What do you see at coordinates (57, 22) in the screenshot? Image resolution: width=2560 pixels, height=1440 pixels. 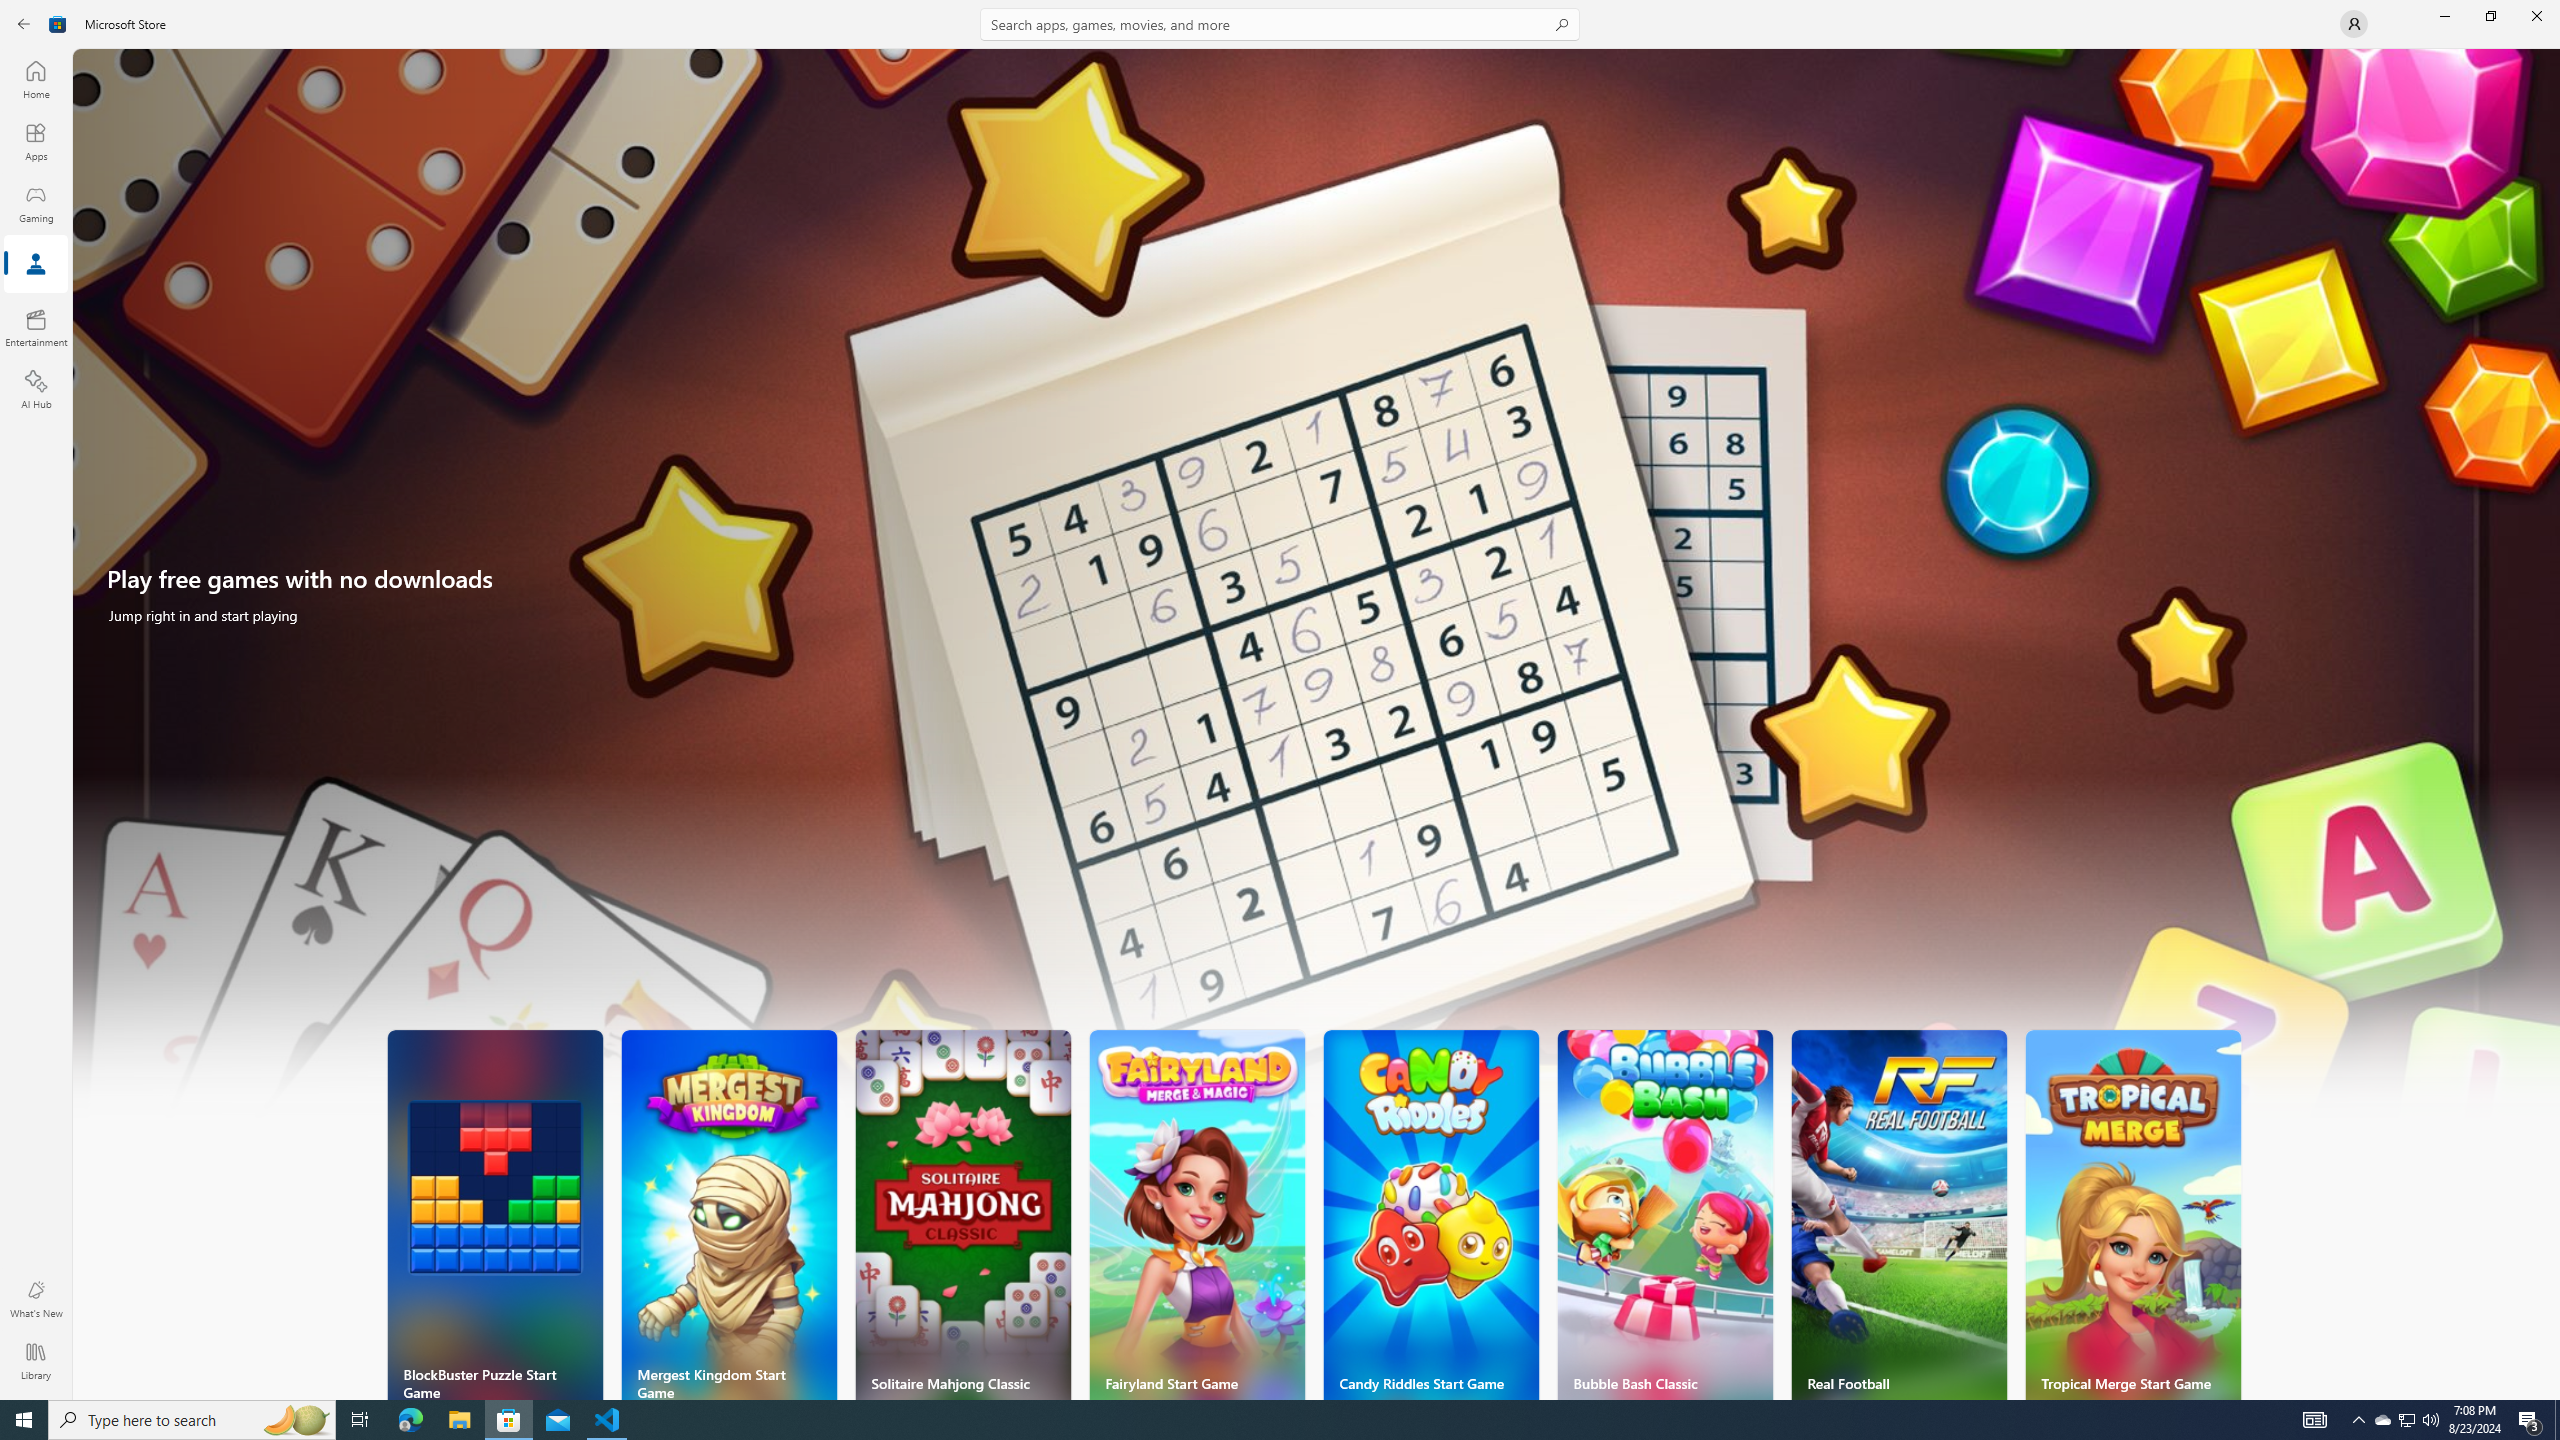 I see `'Class: Image'` at bounding box center [57, 22].